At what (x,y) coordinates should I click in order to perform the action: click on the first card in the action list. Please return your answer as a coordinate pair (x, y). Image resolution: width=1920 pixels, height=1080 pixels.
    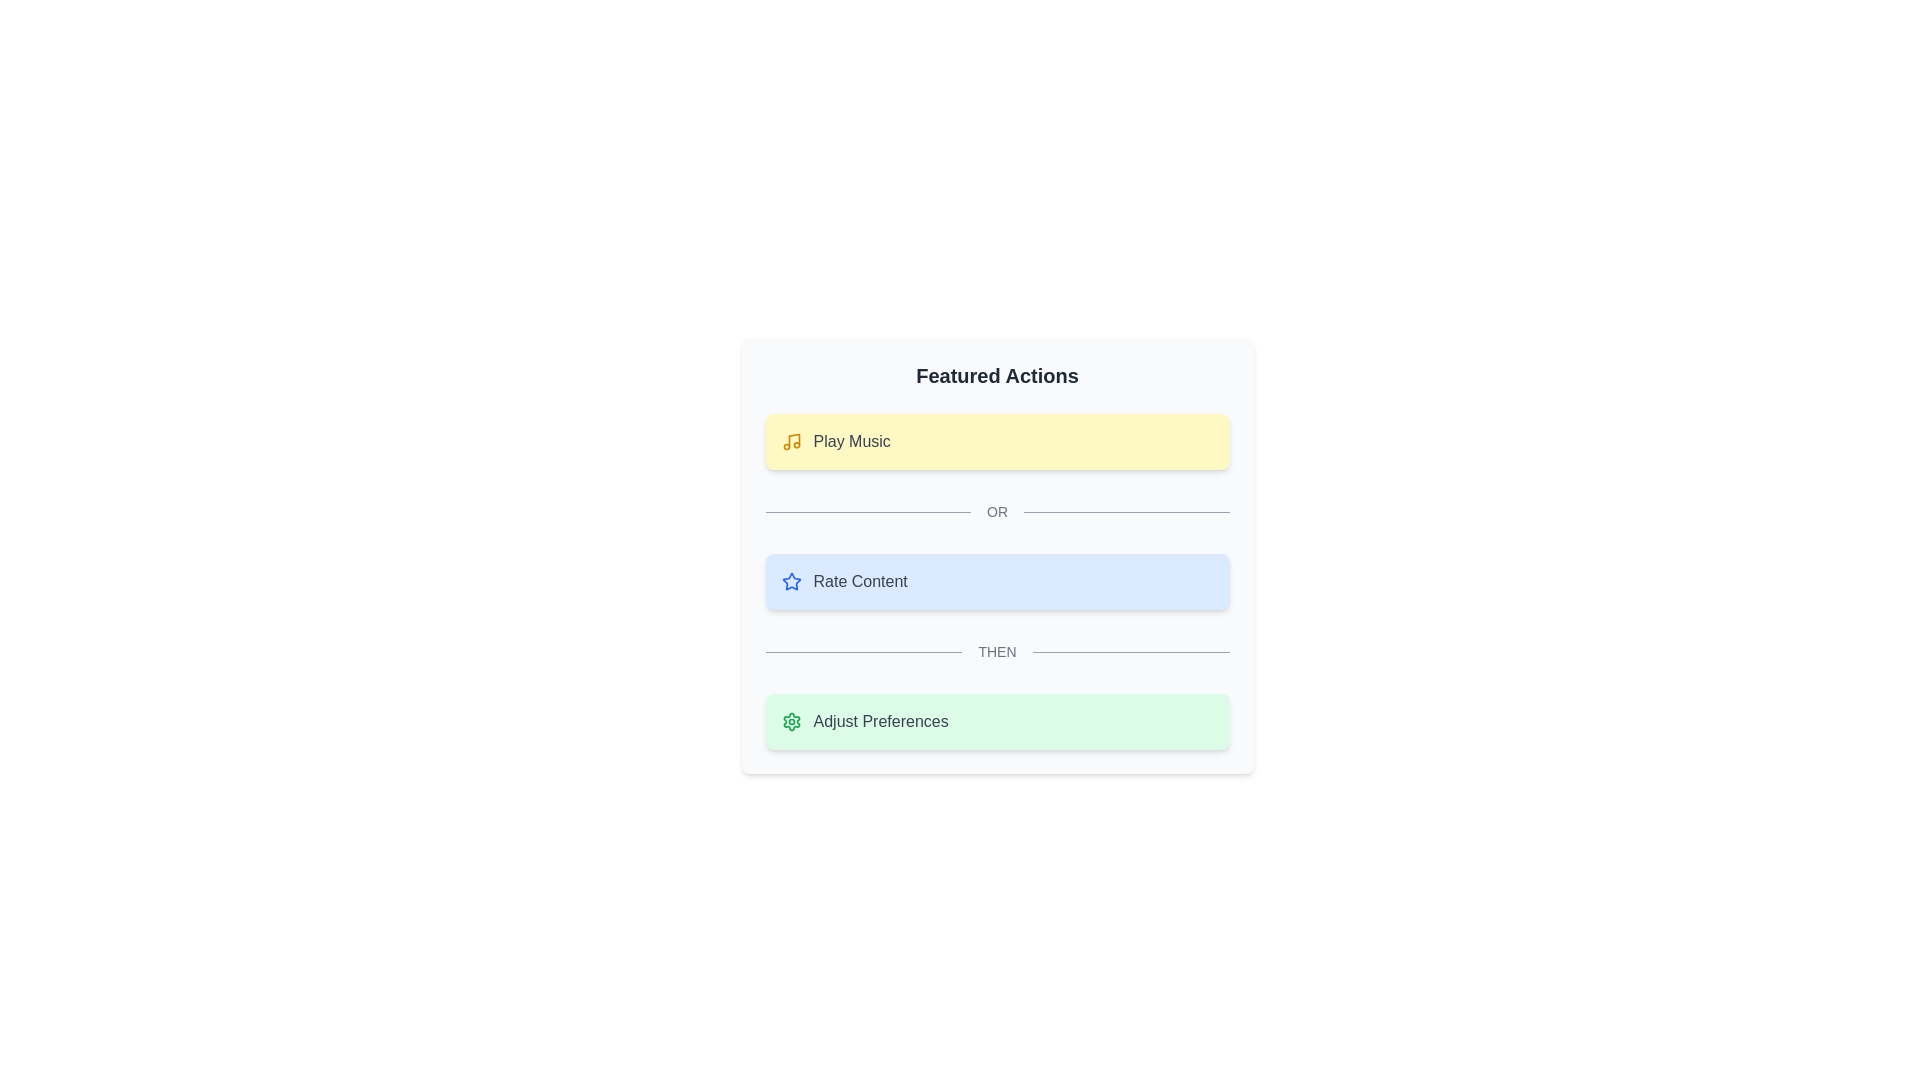
    Looking at the image, I should click on (997, 441).